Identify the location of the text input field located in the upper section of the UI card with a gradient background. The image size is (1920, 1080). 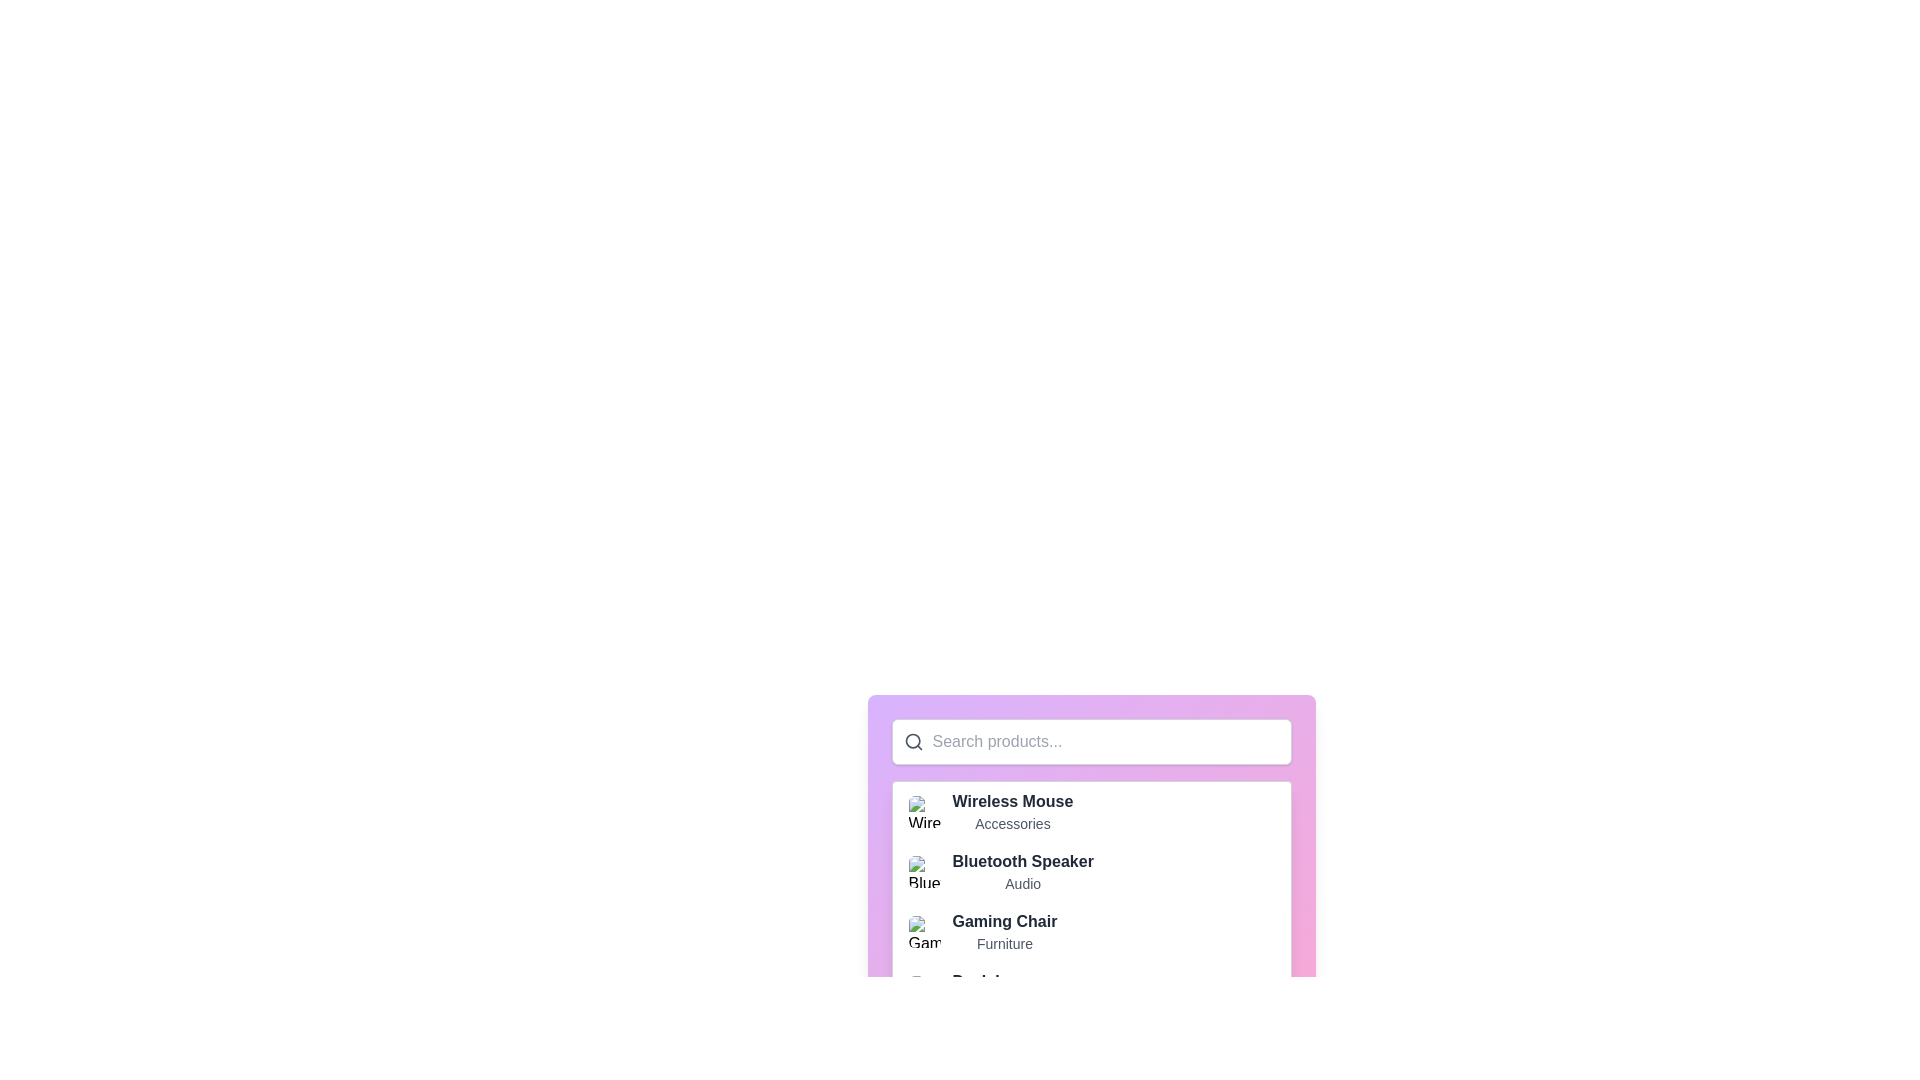
(1090, 741).